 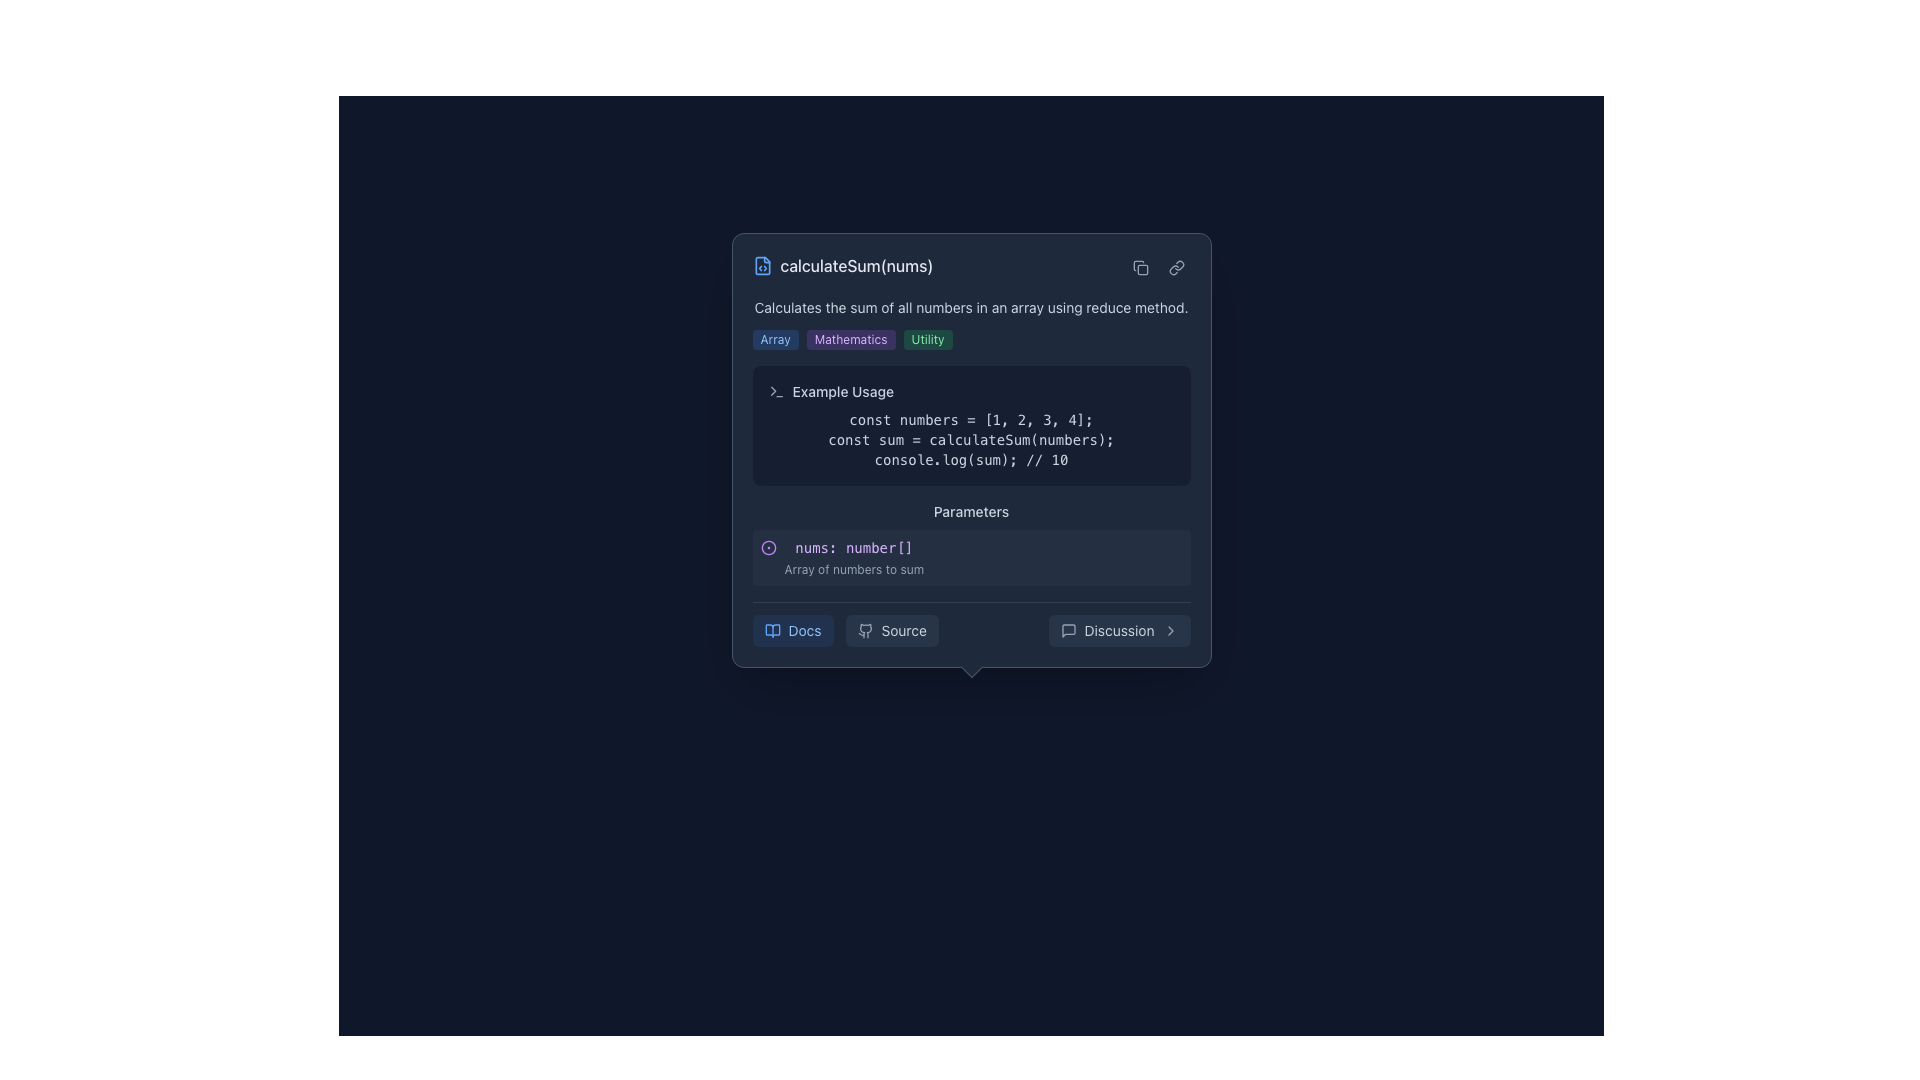 What do you see at coordinates (971, 338) in the screenshot?
I see `the tag group consisting of labels 'Array', 'Mathematics', and 'Utility'` at bounding box center [971, 338].